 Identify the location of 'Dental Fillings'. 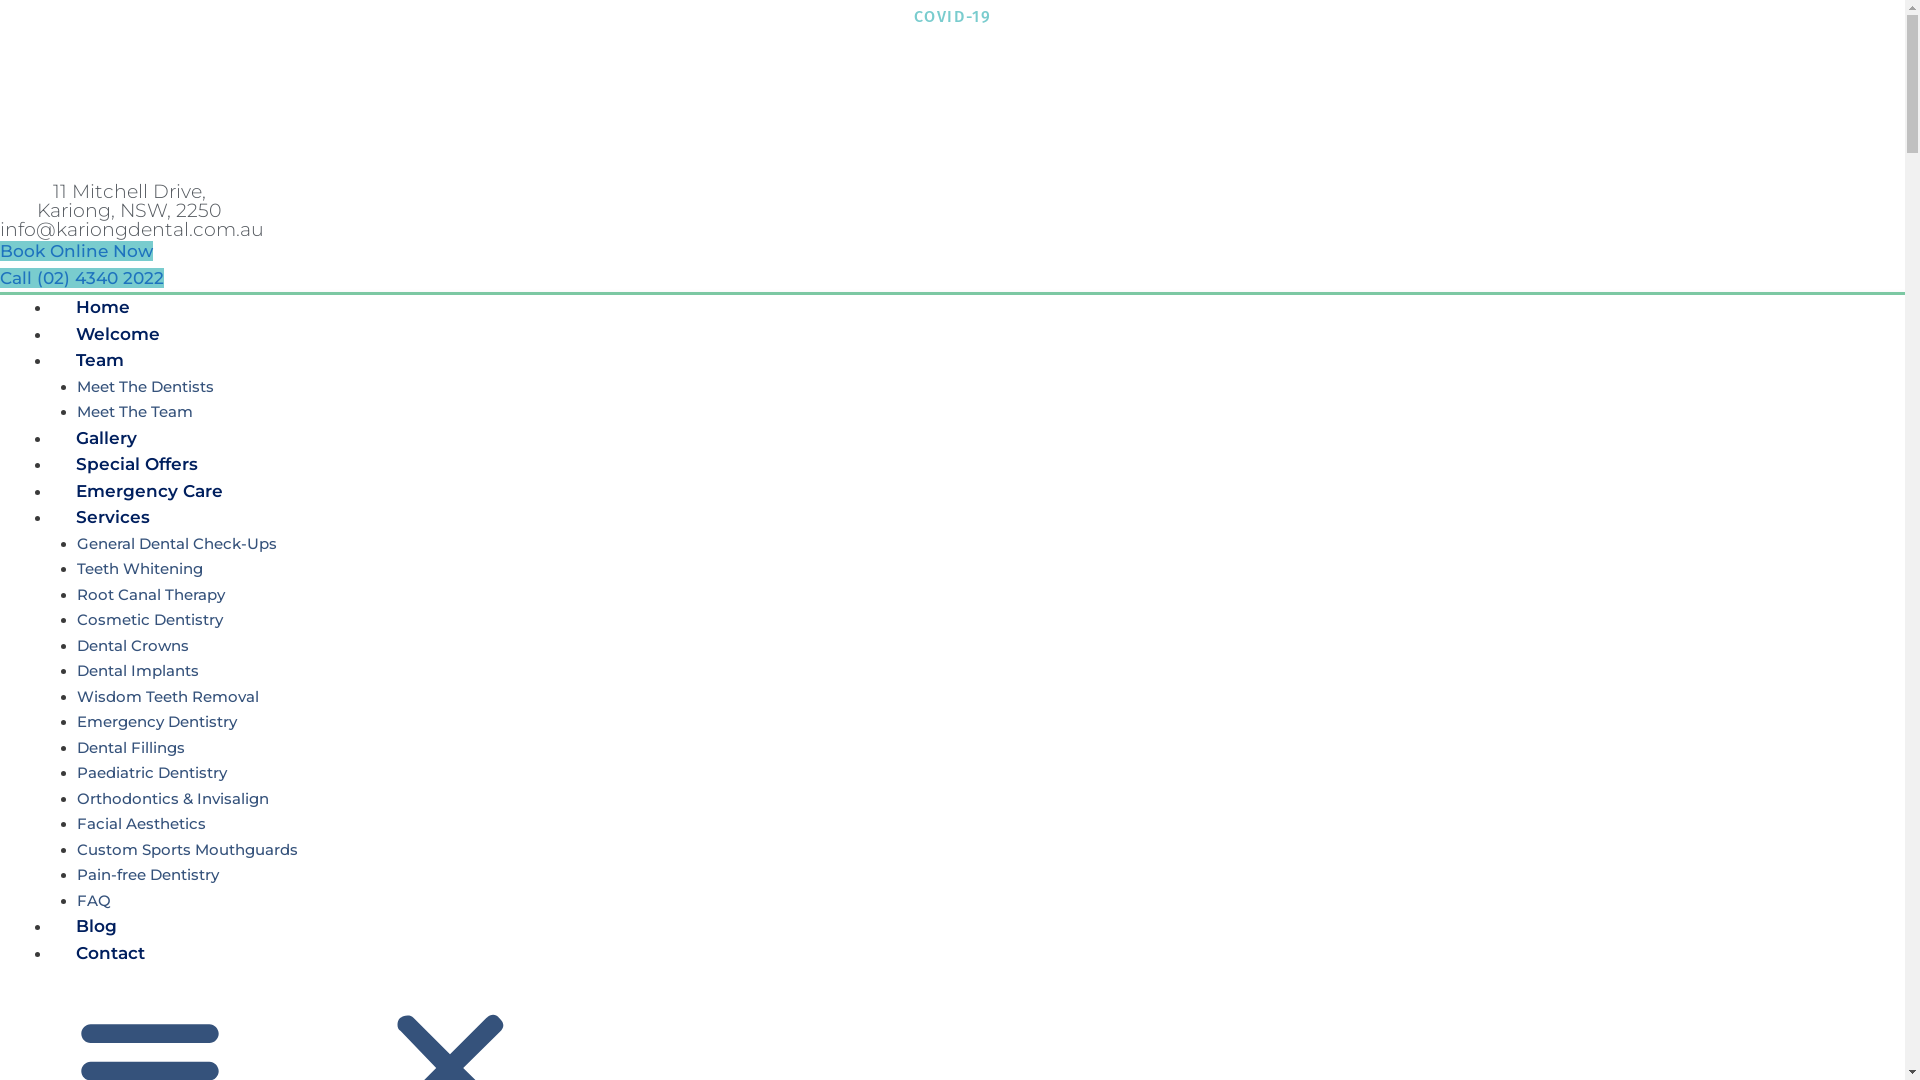
(128, 747).